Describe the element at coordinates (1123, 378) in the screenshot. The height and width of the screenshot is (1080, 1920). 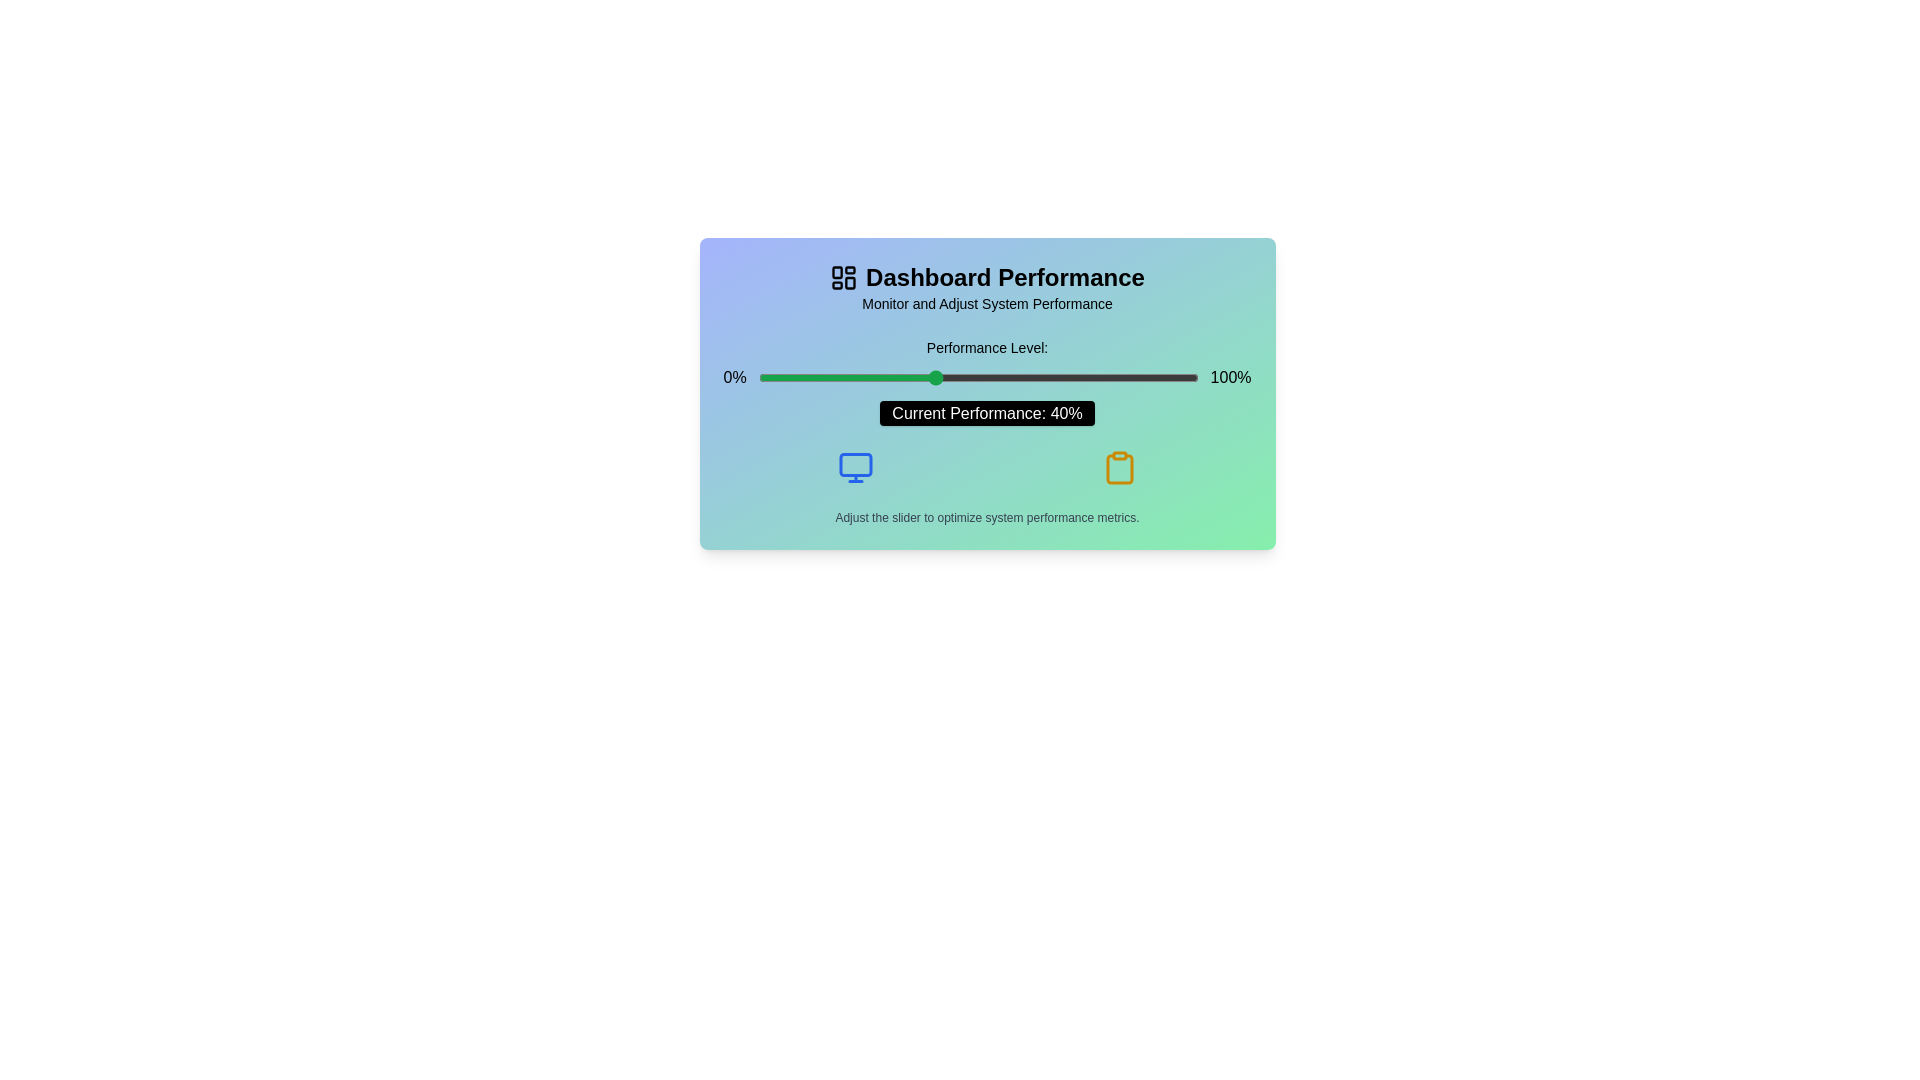
I see `the slider to set the performance level to 83%` at that location.